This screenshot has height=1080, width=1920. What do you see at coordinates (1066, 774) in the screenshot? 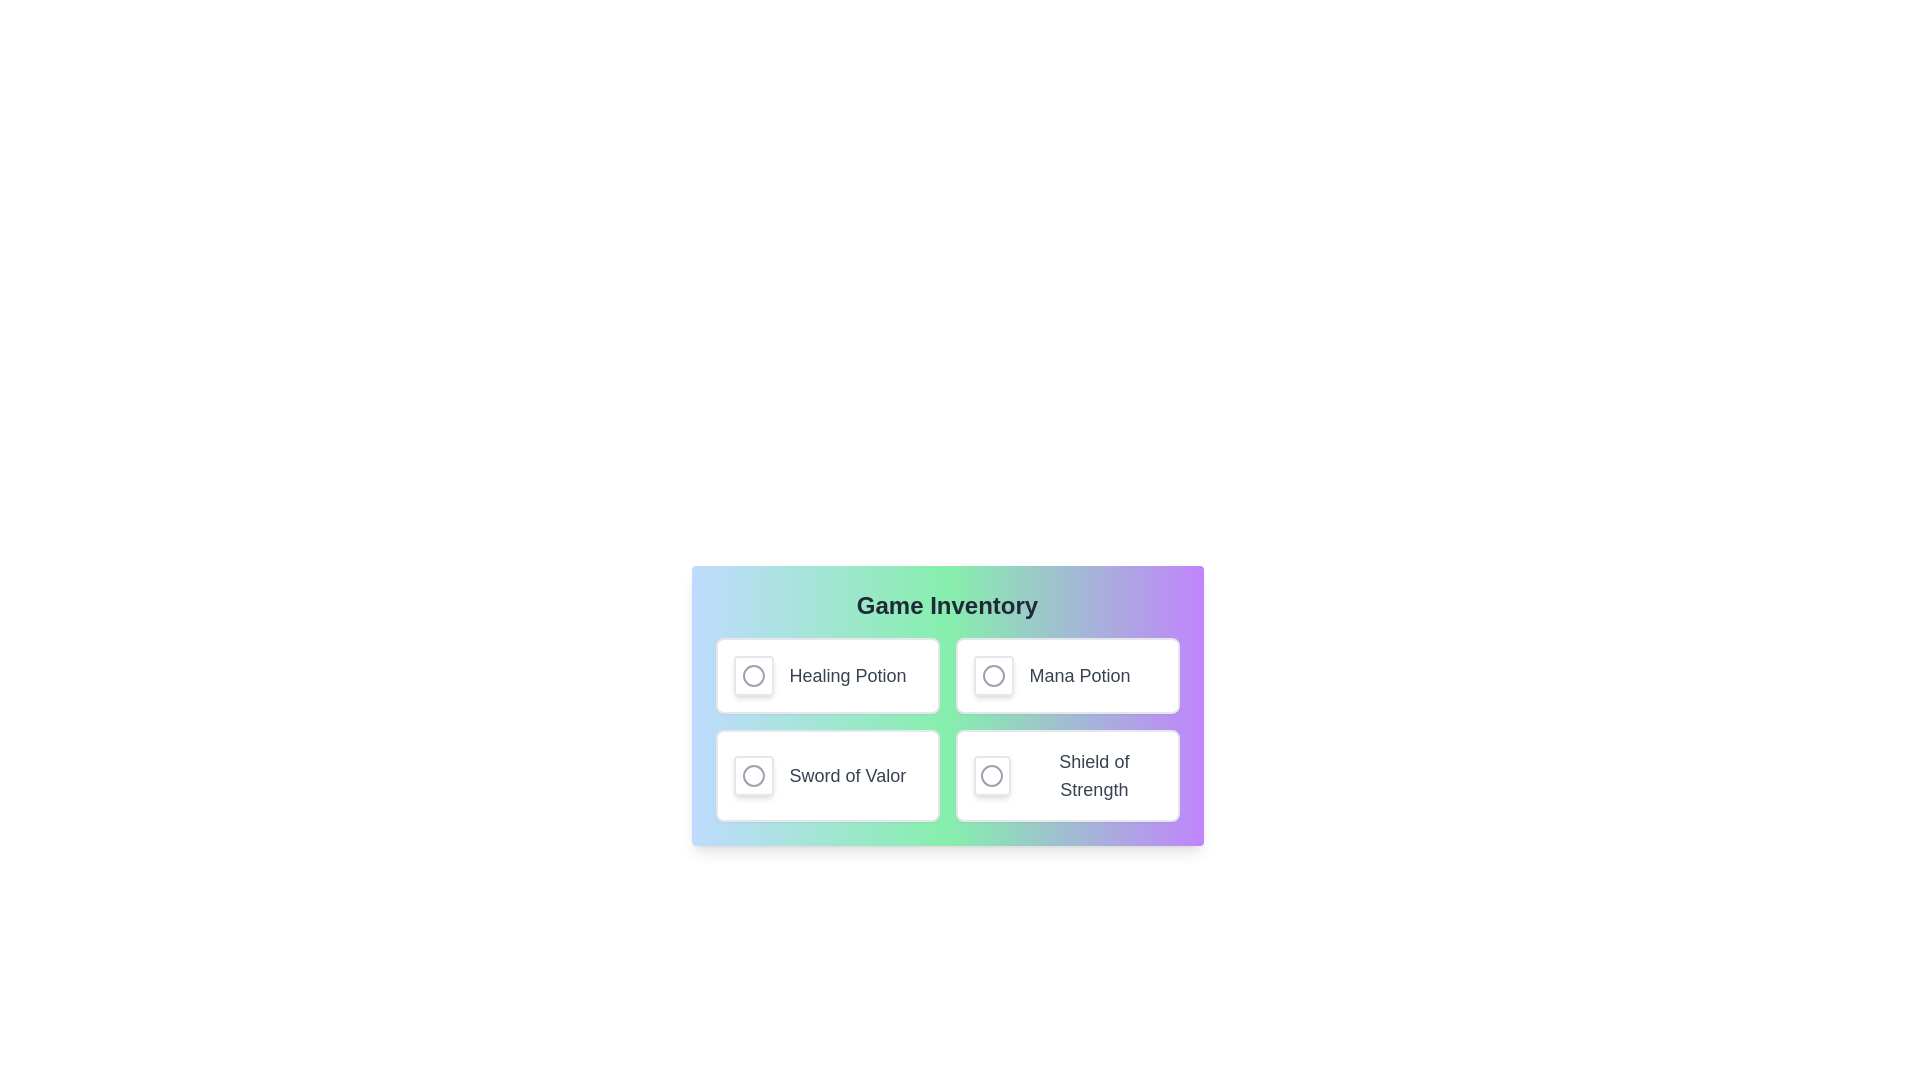
I see `the item Shield of Strength to observe hover effects` at bounding box center [1066, 774].